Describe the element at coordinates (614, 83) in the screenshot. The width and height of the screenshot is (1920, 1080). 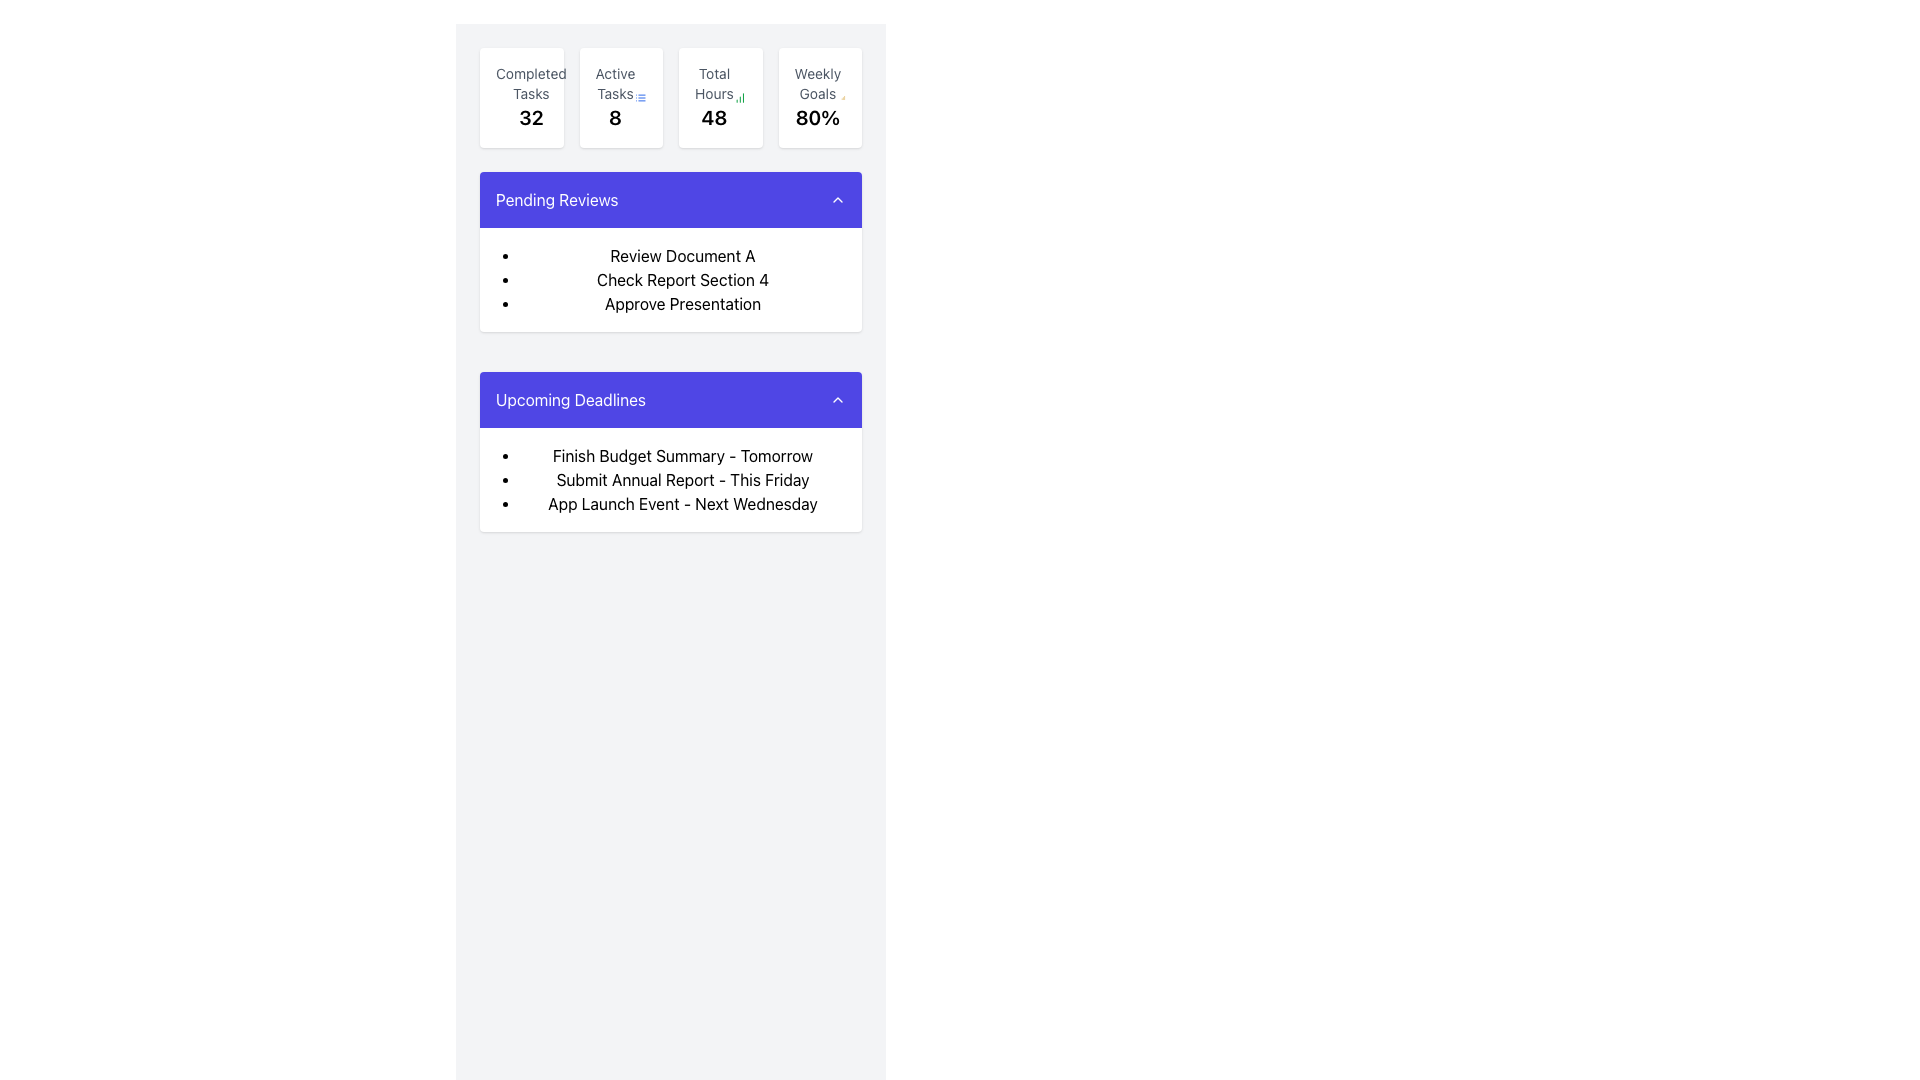
I see `the Text Label that identifies the statistic for active tasks, located above the number '8' in the second summary card` at that location.